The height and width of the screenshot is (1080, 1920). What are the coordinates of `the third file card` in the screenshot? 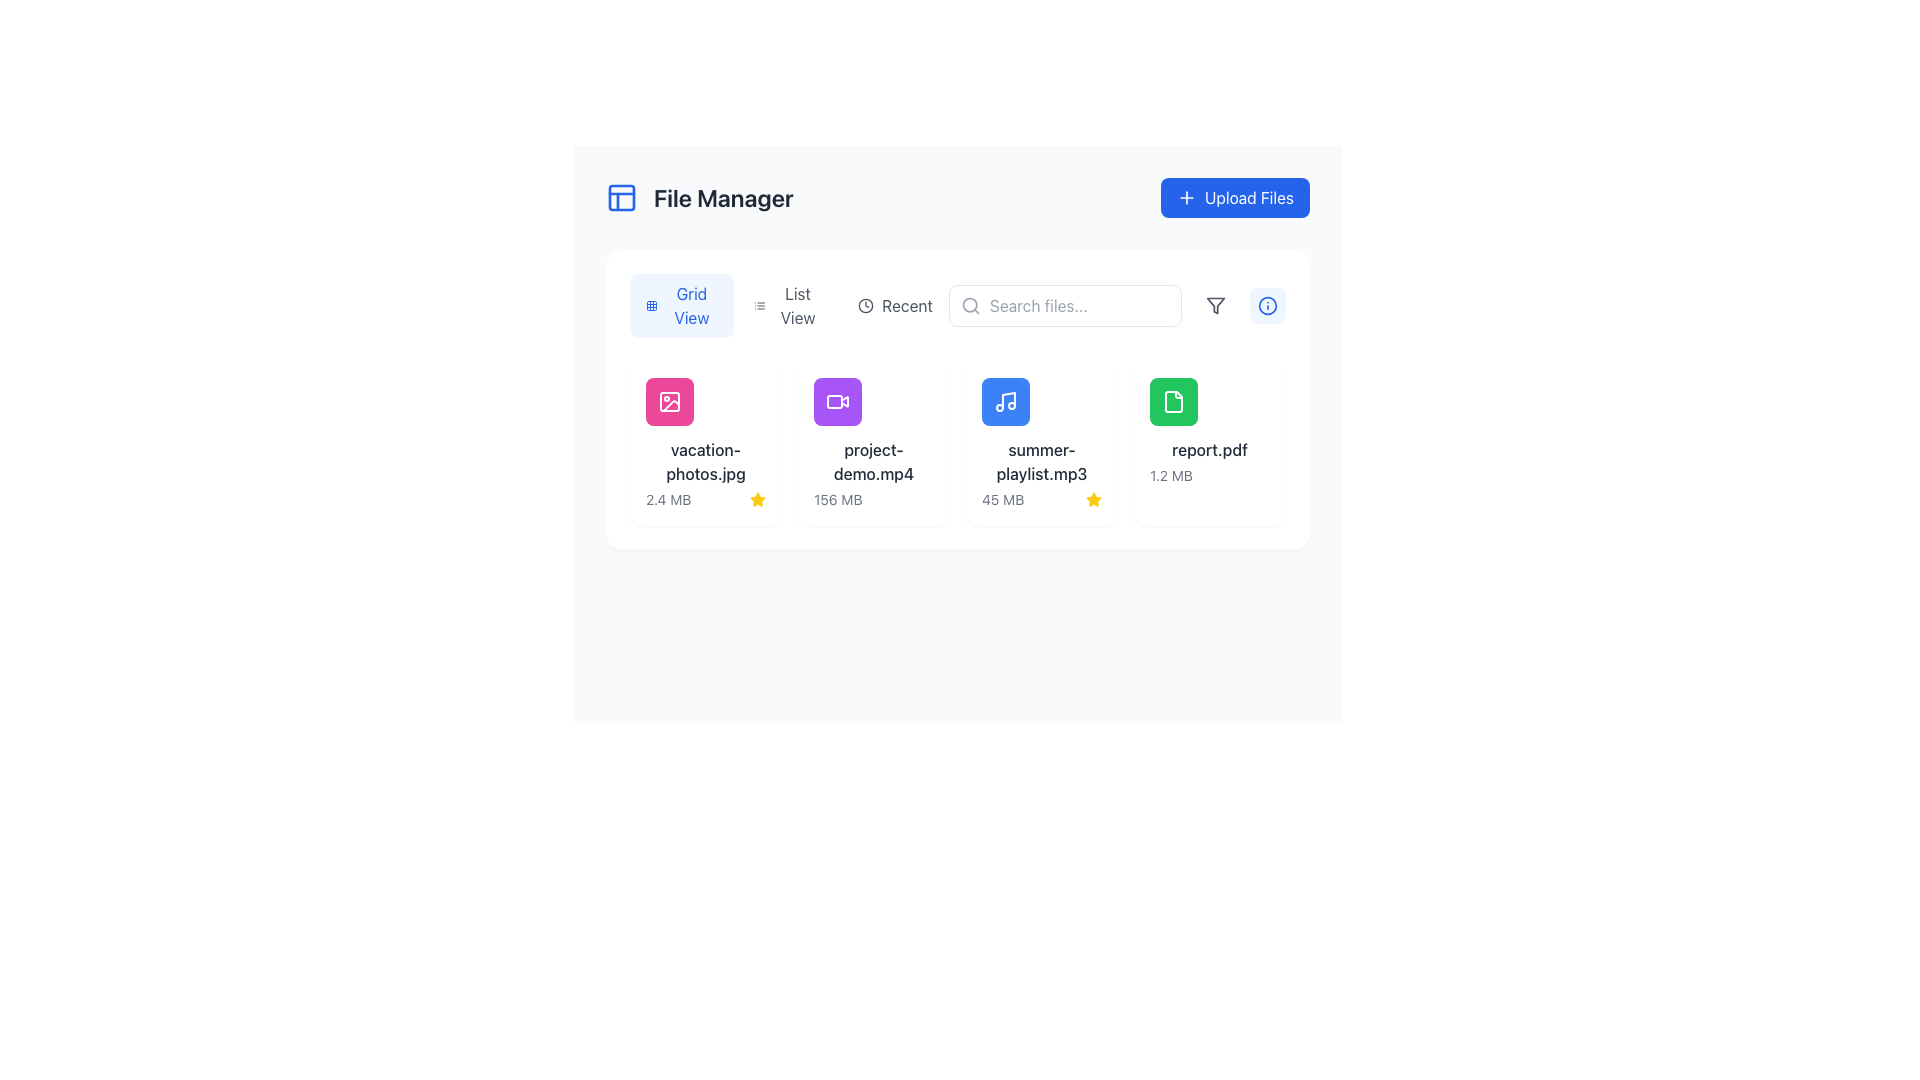 It's located at (1040, 442).